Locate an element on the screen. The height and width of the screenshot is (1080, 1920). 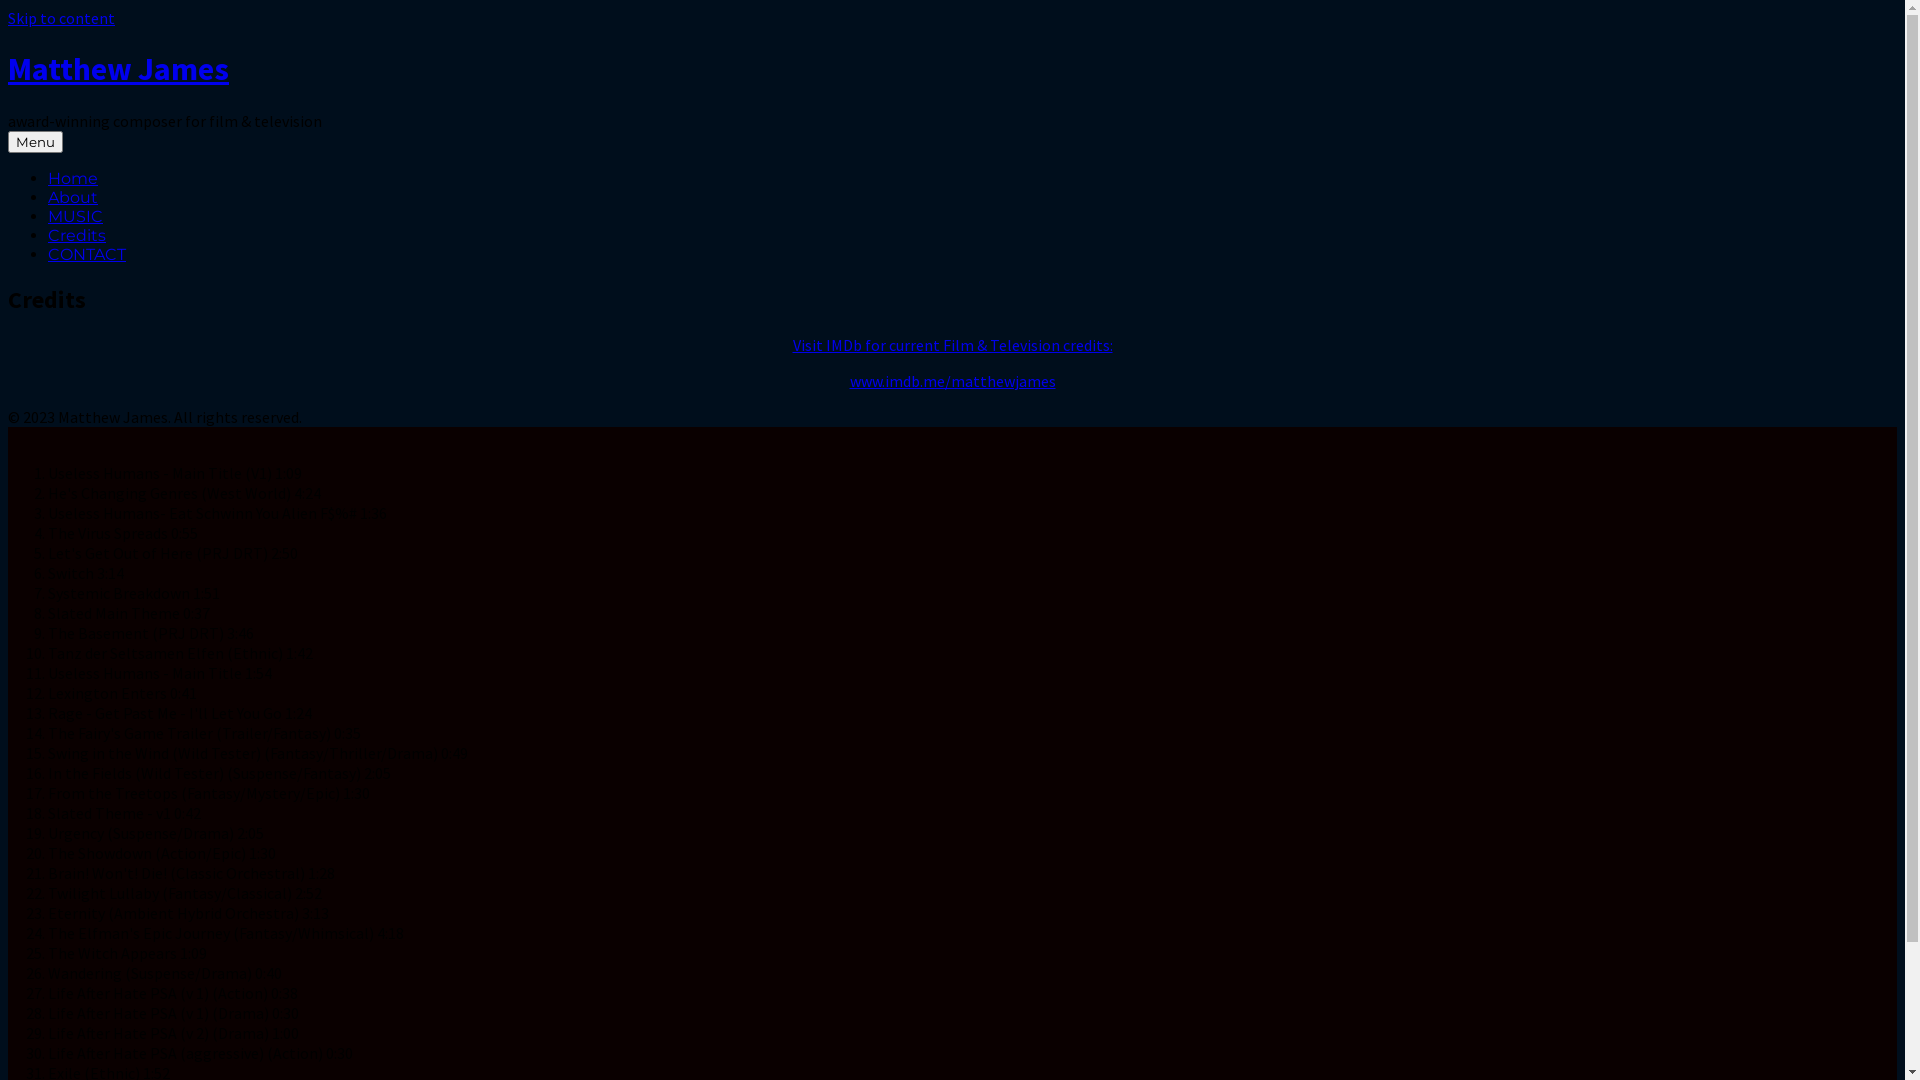
'Matthew James' is located at coordinates (117, 68).